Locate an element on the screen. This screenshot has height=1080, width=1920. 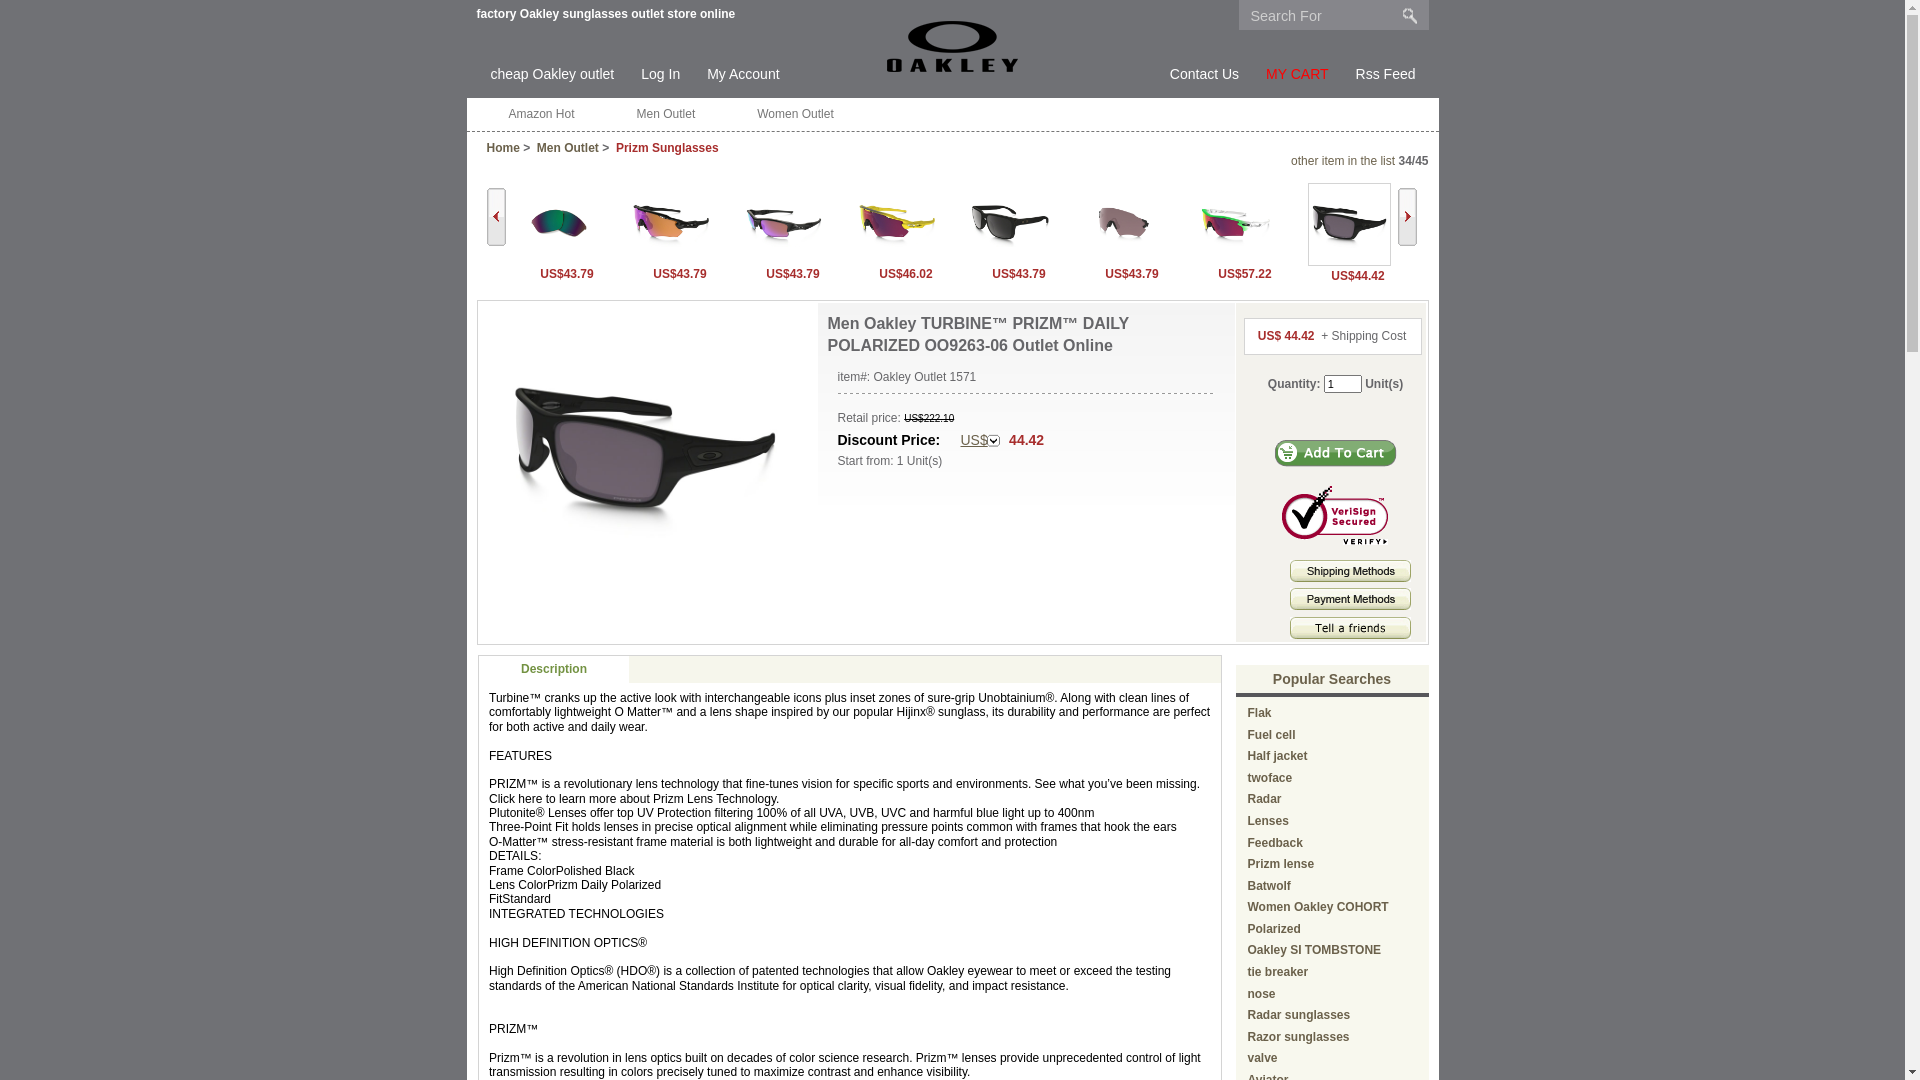
'Shipping Methods' is located at coordinates (1350, 578).